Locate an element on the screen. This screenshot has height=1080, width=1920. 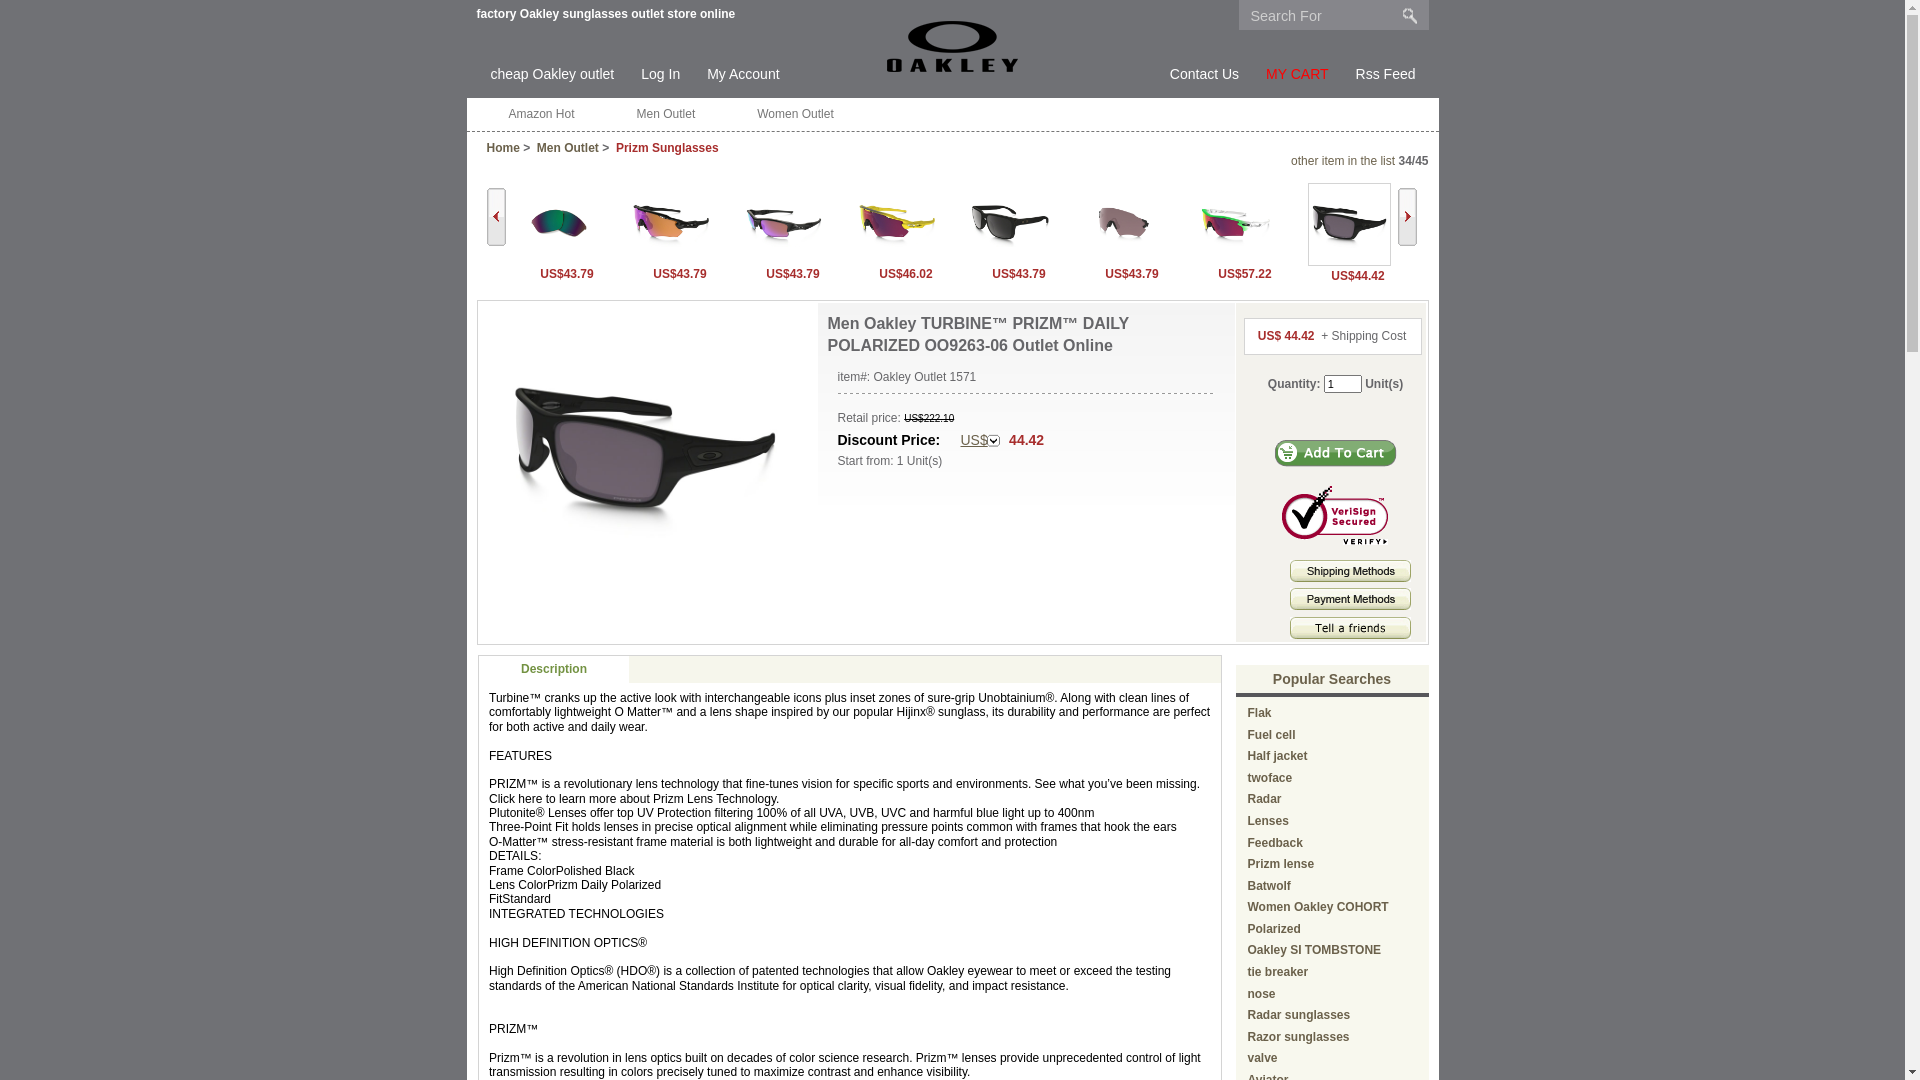
'Shipping Methods' is located at coordinates (1350, 578).